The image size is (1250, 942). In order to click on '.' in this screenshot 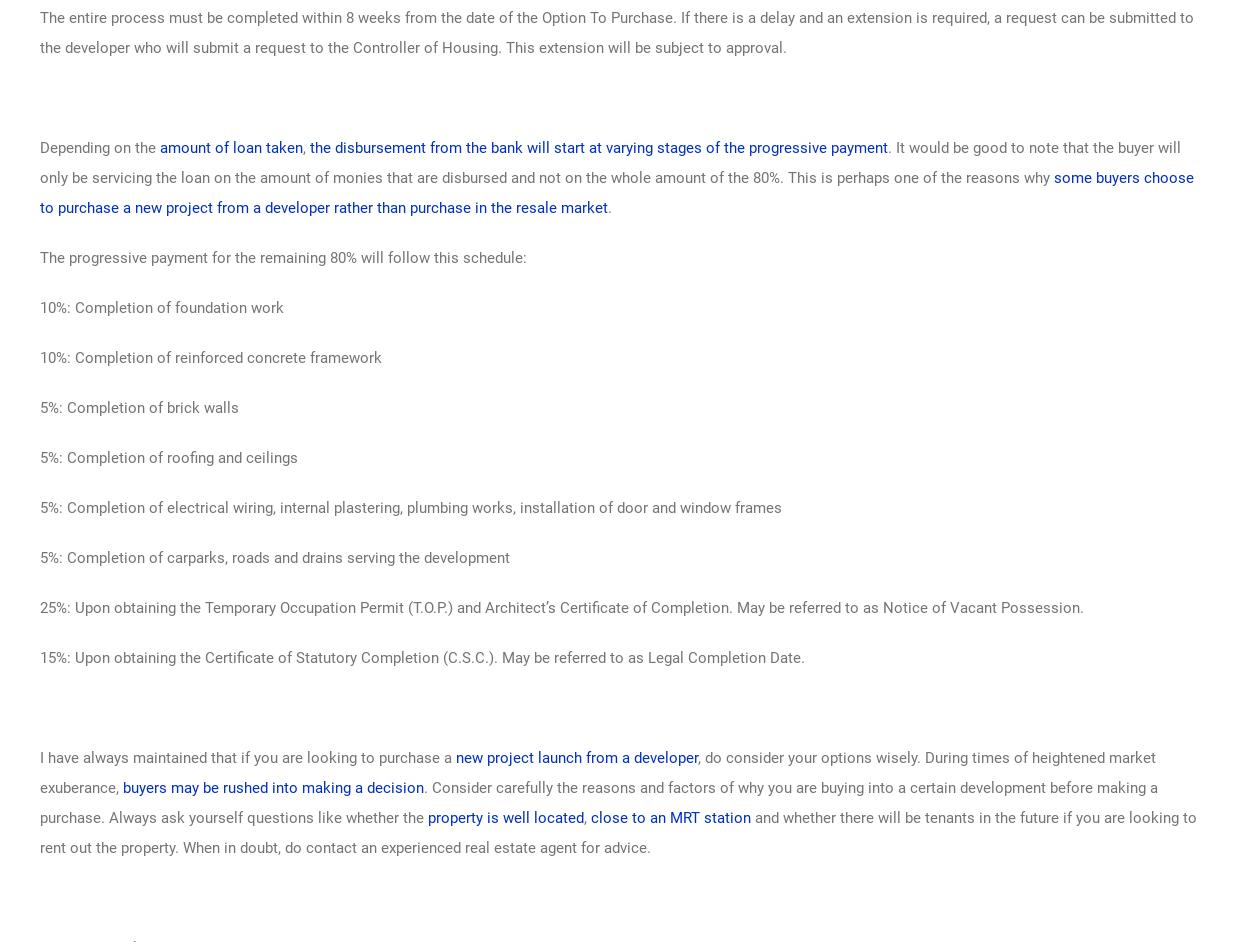, I will do `click(609, 206)`.